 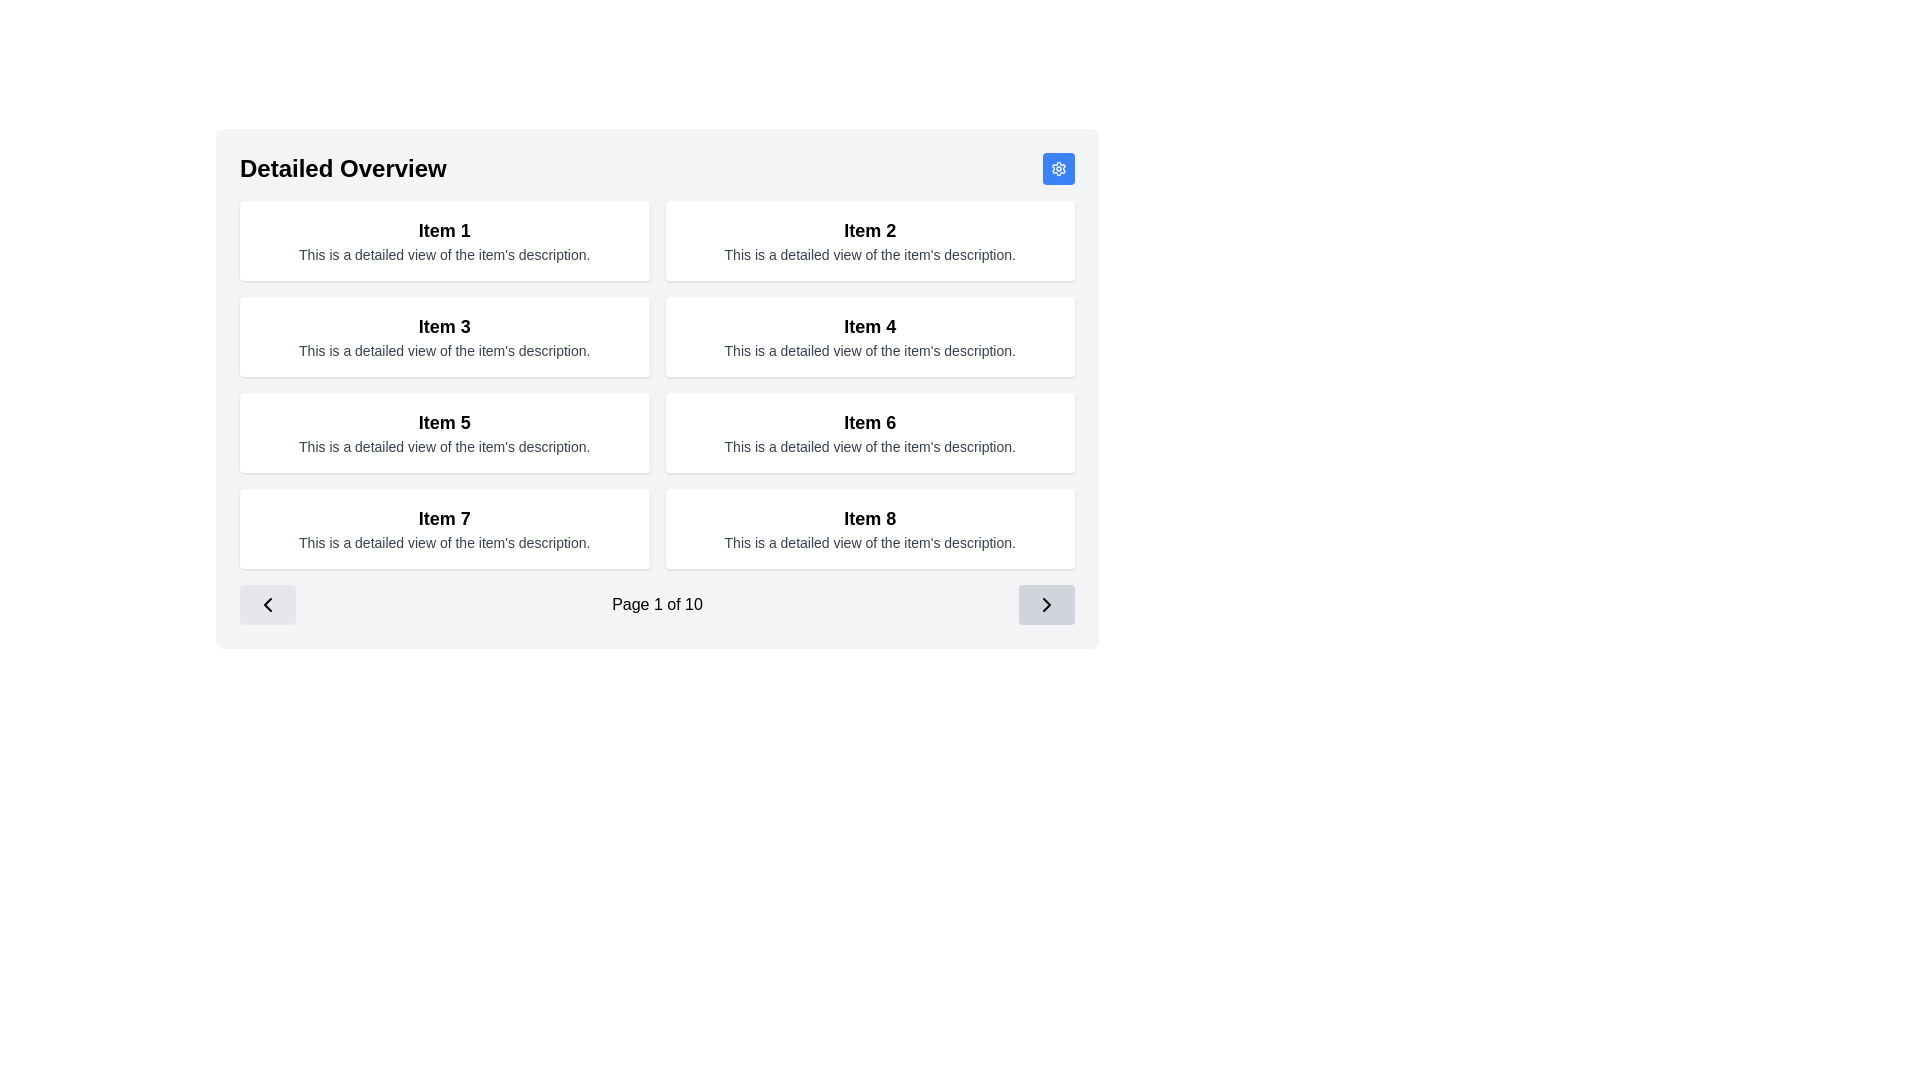 What do you see at coordinates (1045, 604) in the screenshot?
I see `the right-facing chevron button used for navigating to the next page in the pagination controls` at bounding box center [1045, 604].